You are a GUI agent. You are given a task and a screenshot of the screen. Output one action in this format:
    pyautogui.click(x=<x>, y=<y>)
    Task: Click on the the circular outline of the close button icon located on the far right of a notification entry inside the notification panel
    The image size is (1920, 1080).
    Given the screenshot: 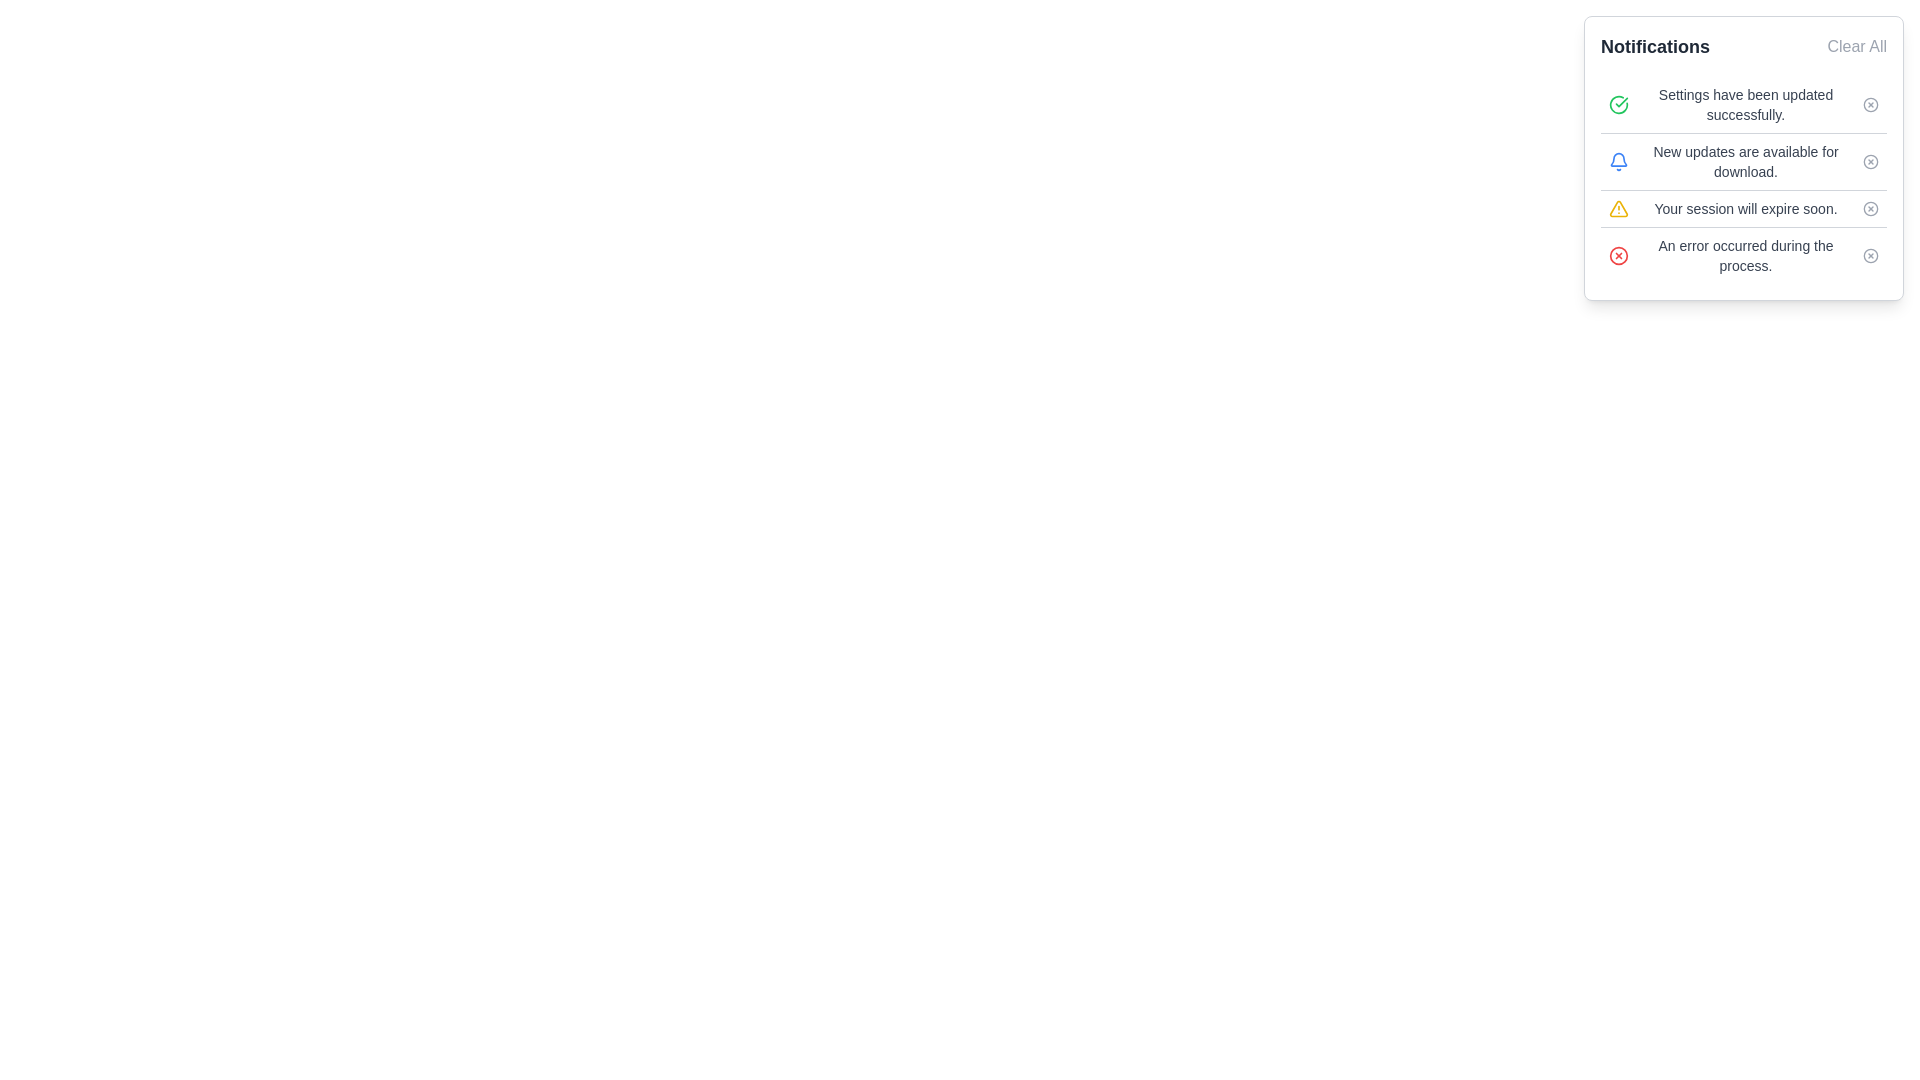 What is the action you would take?
    pyautogui.click(x=1618, y=254)
    